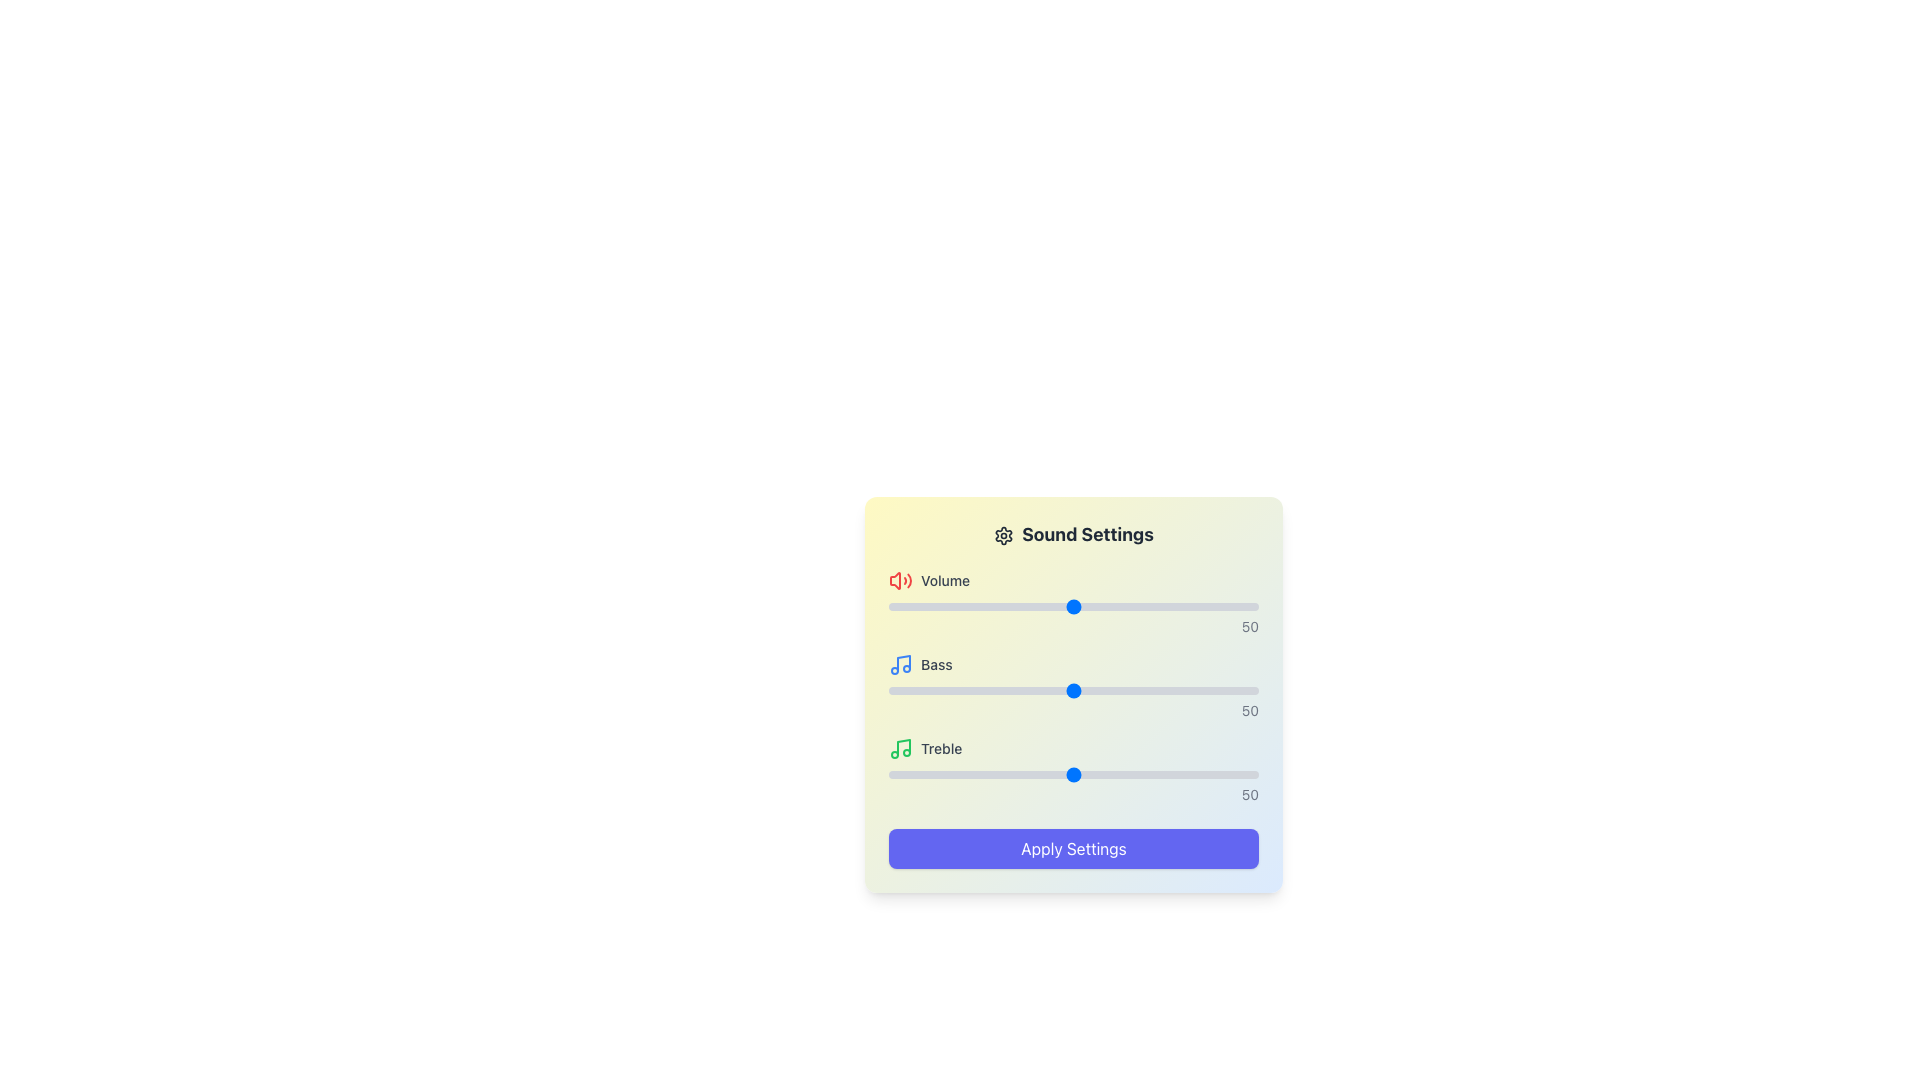 This screenshot has height=1080, width=1920. I want to click on the treble level, so click(1133, 774).